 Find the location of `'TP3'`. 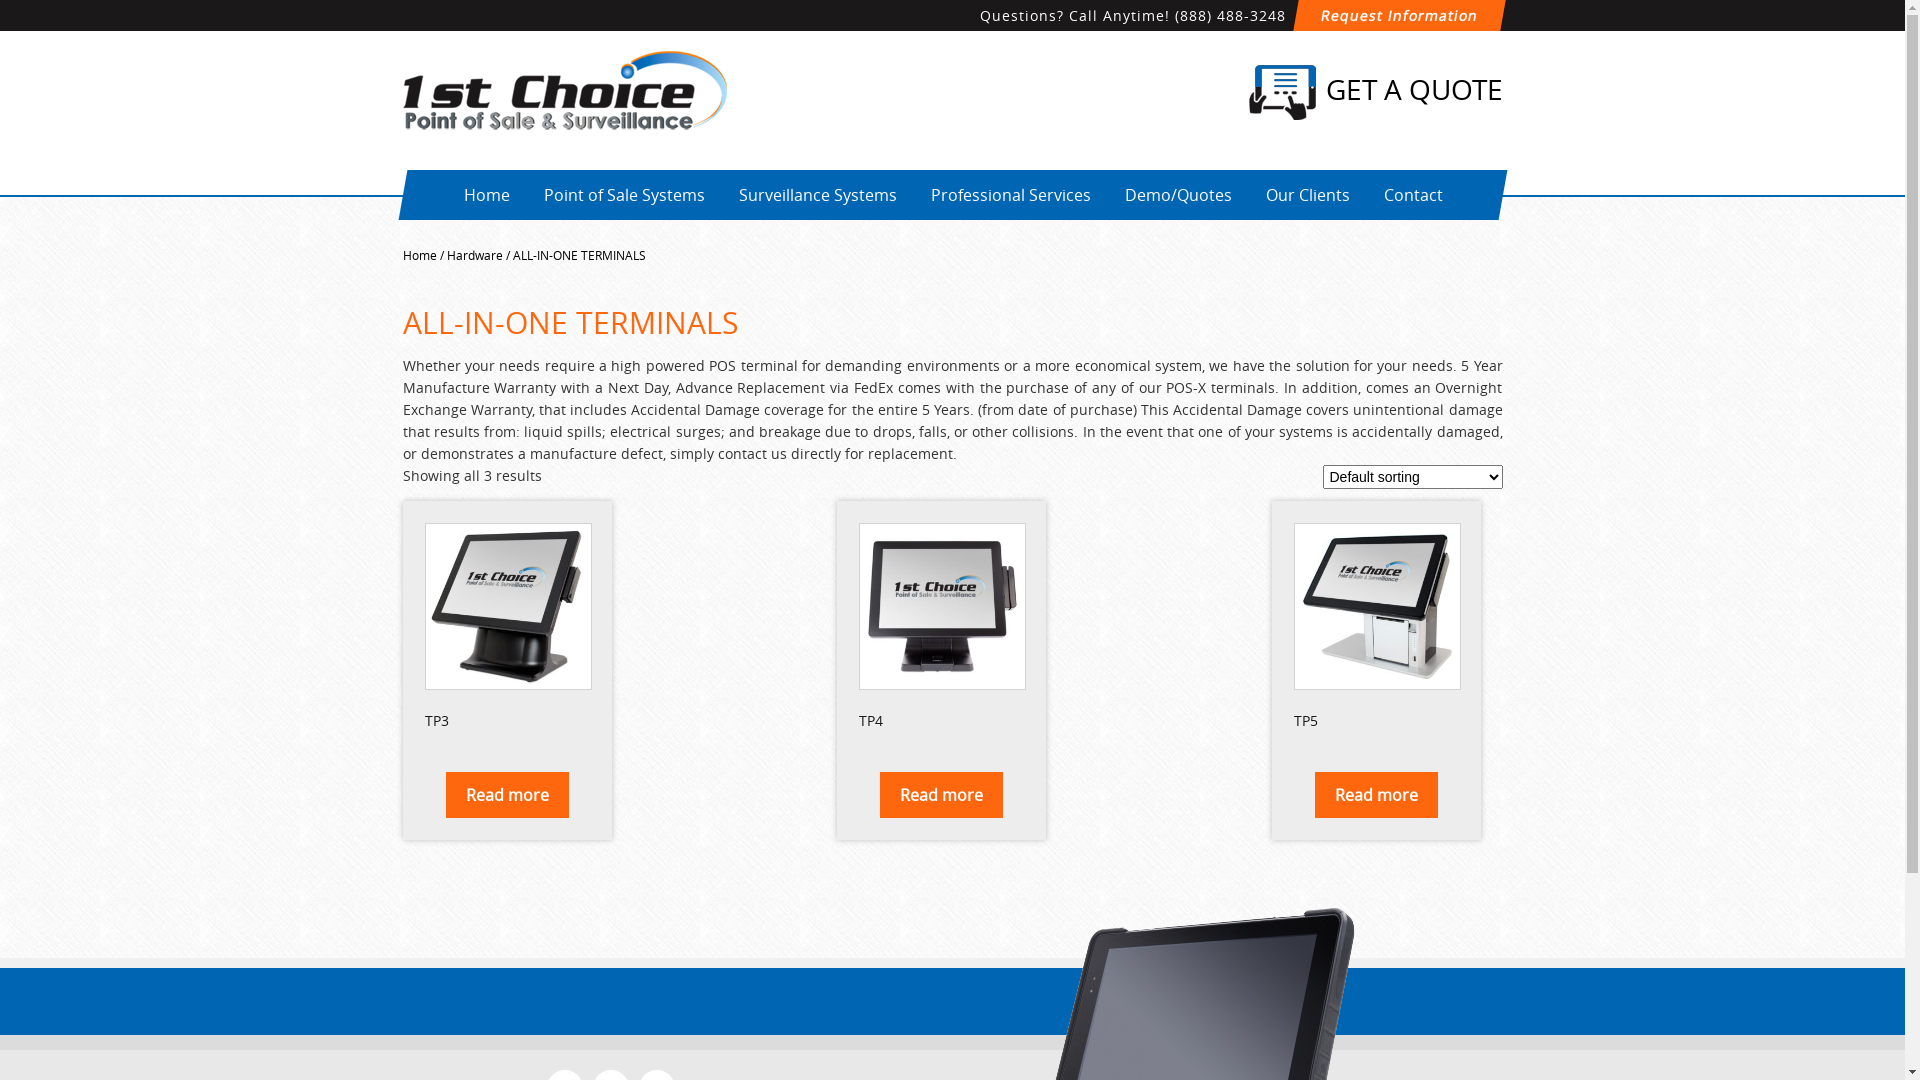

'TP3' is located at coordinates (506, 628).